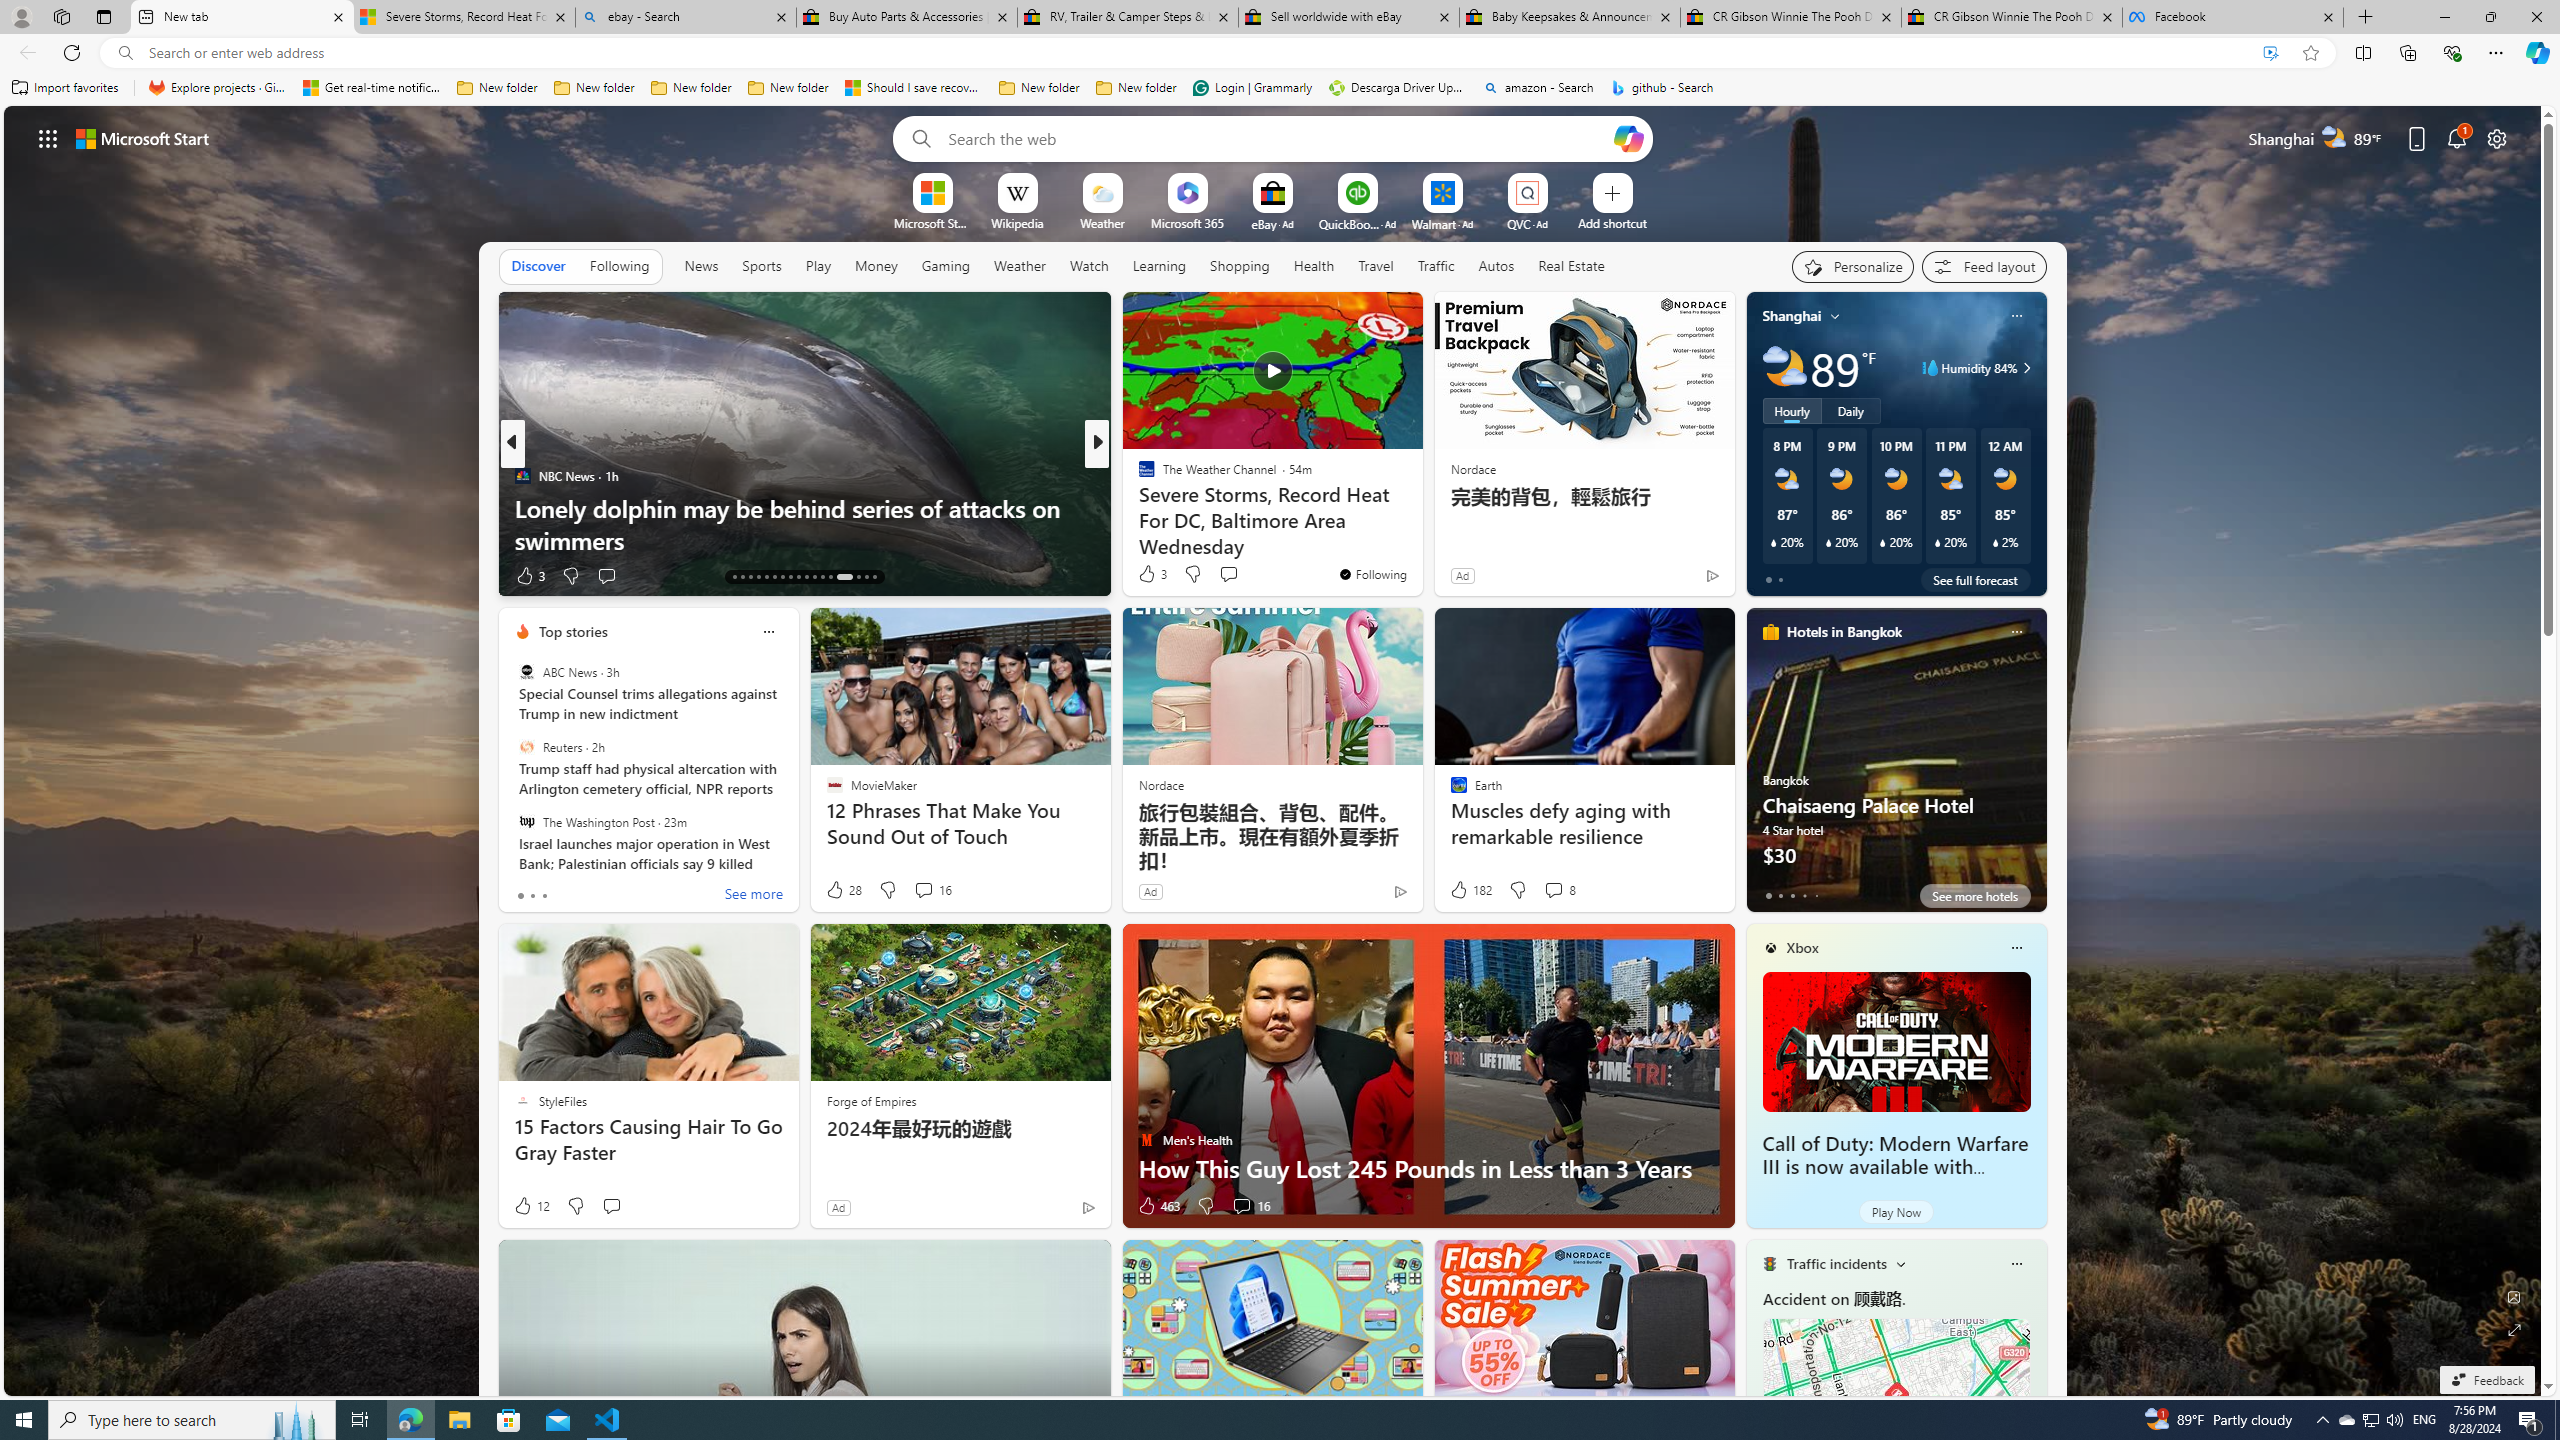 The image size is (2560, 1440). What do you see at coordinates (774, 577) in the screenshot?
I see `'AutomationID: tab-18'` at bounding box center [774, 577].